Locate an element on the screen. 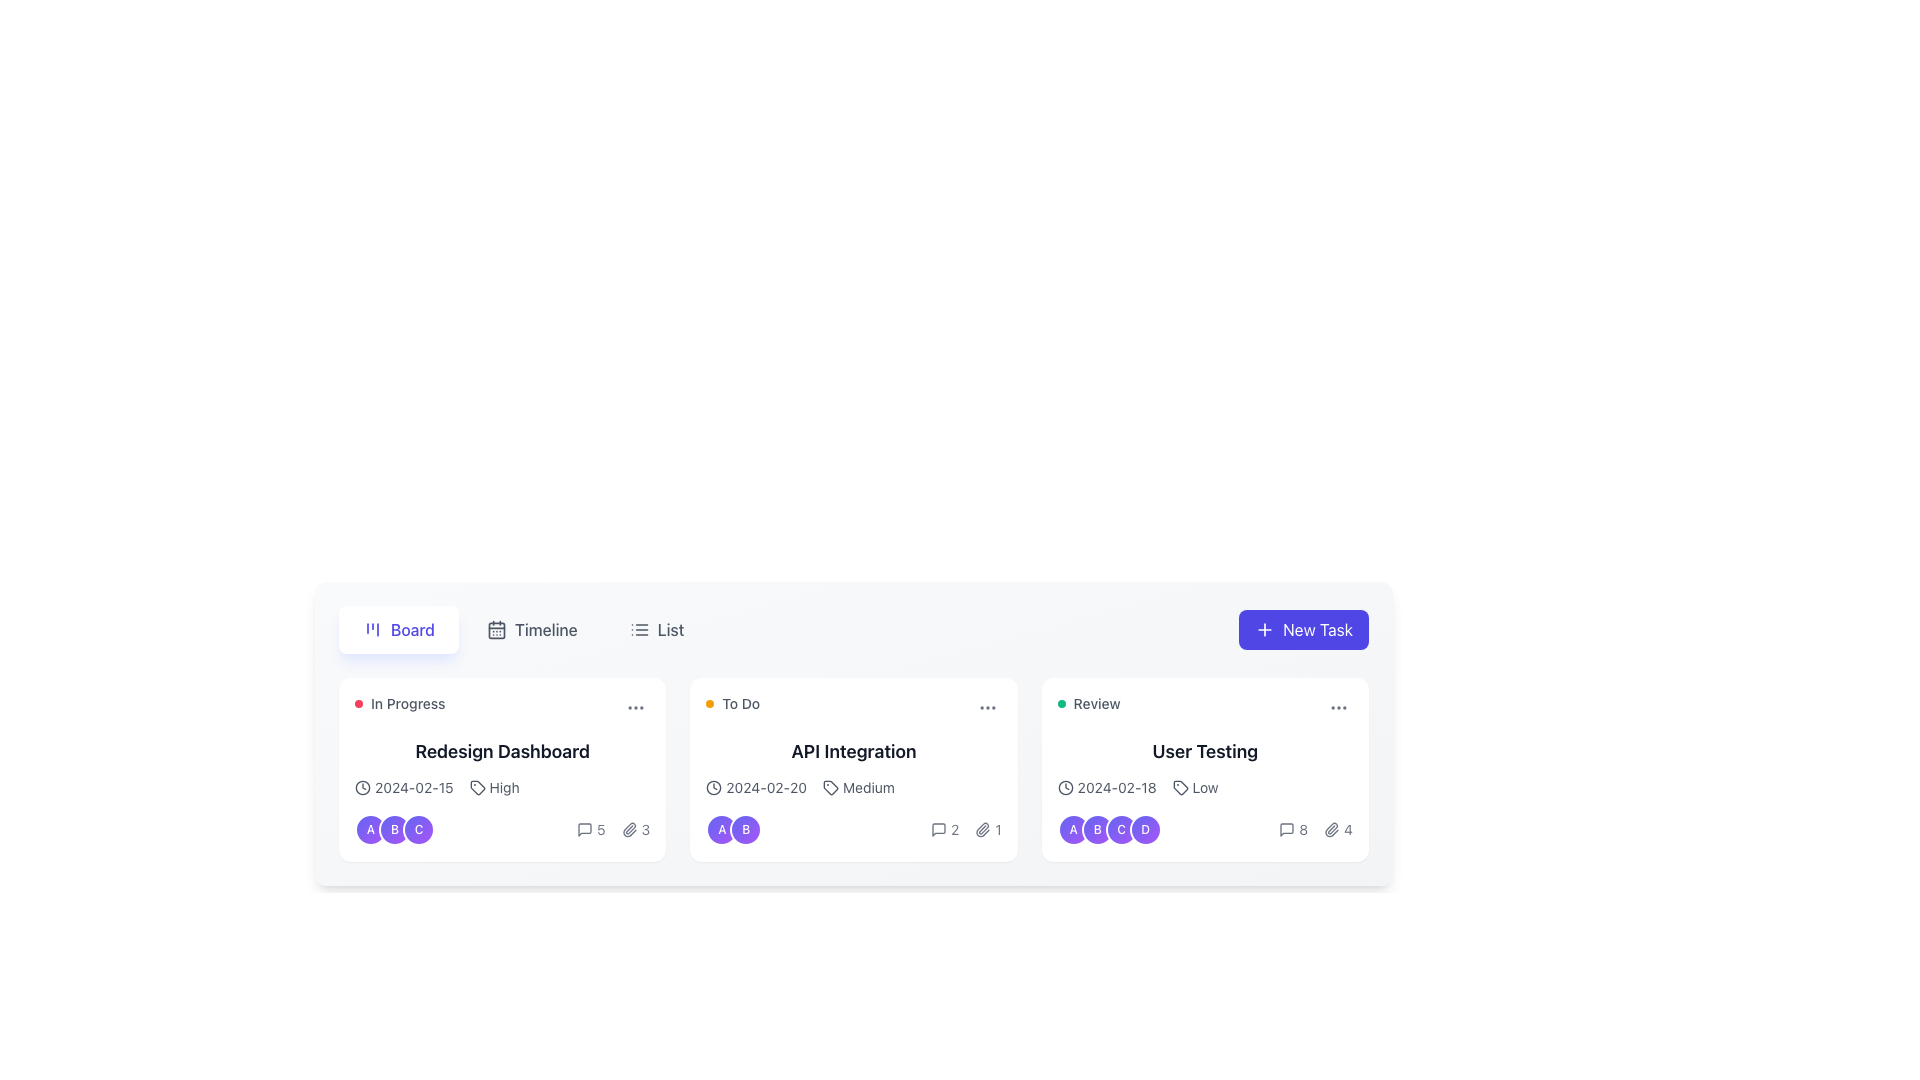 The image size is (1920, 1080). the leftmost circular badge labeled 'A' within the 'User Testing' task card to highlight it is located at coordinates (1072, 829).